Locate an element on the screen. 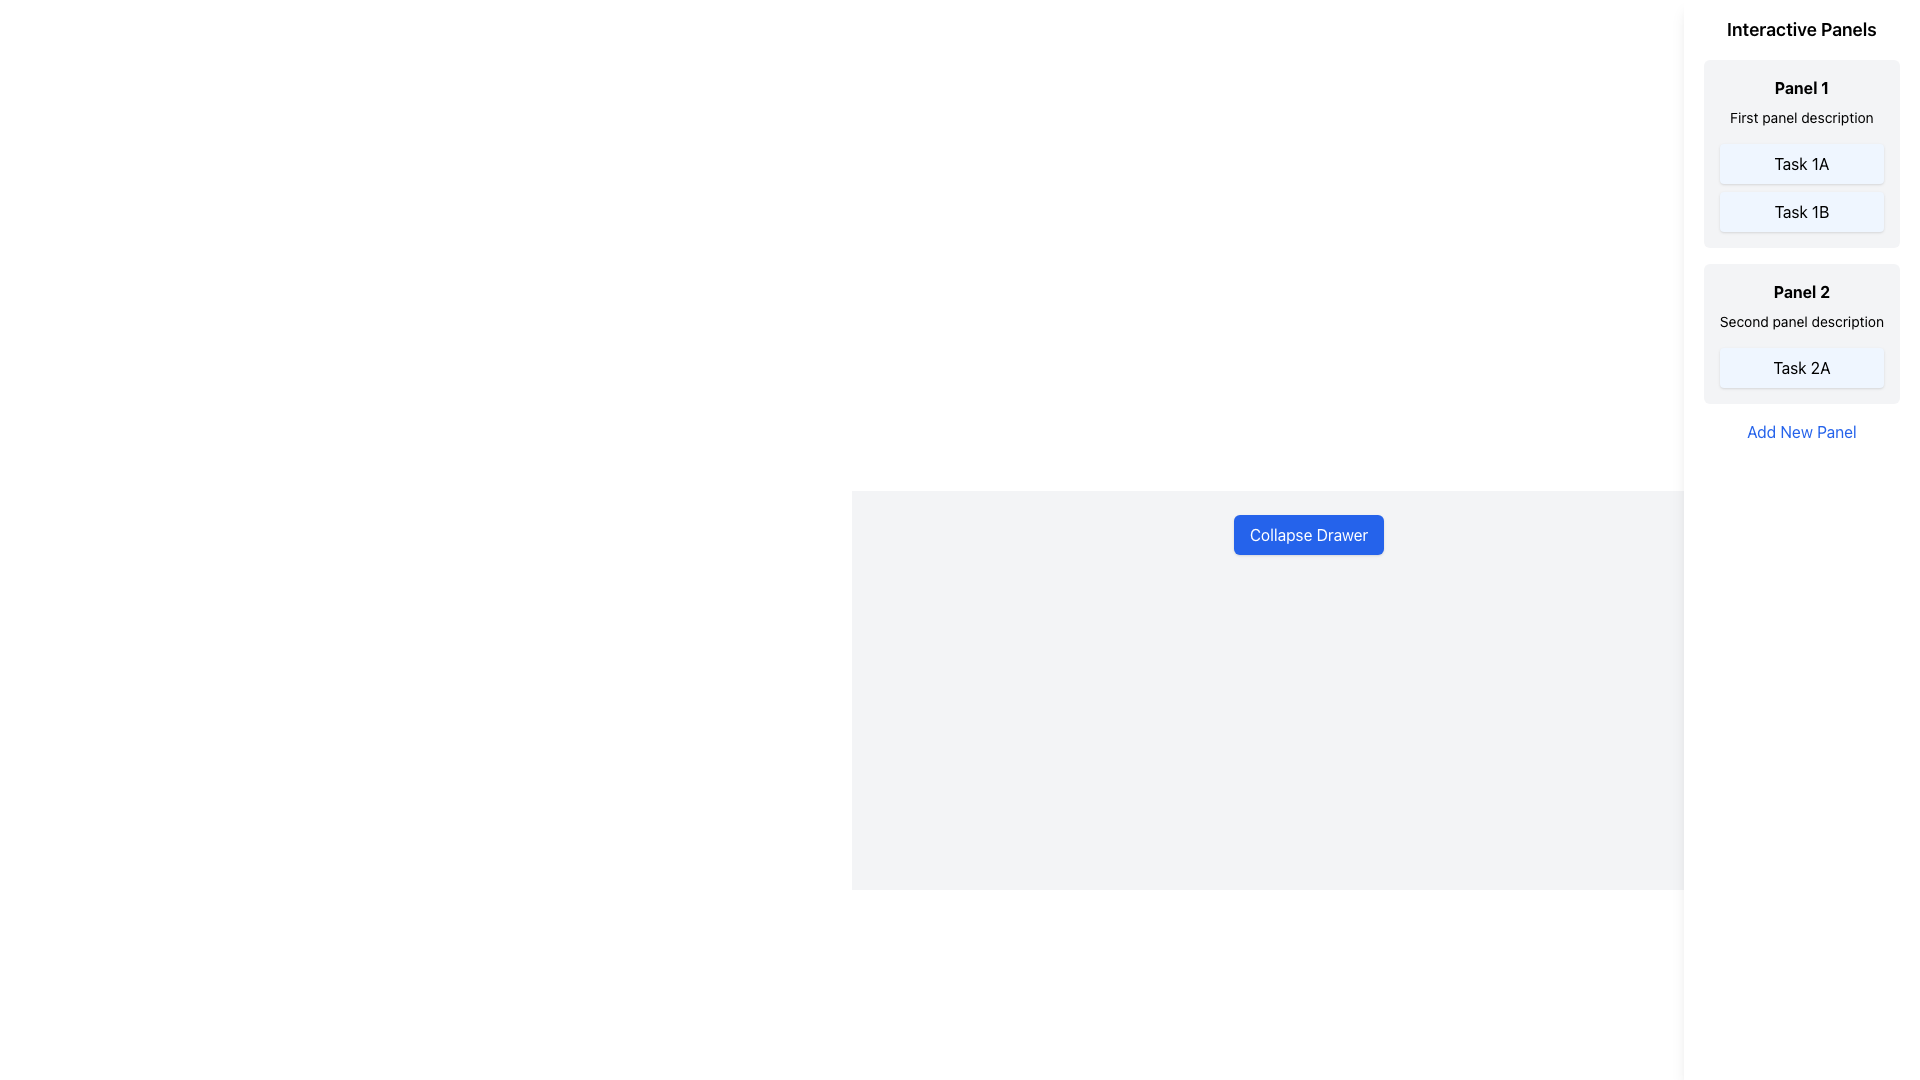 This screenshot has width=1920, height=1080. the second panel with a light gray background, bold title, and blue button text is located at coordinates (1801, 333).